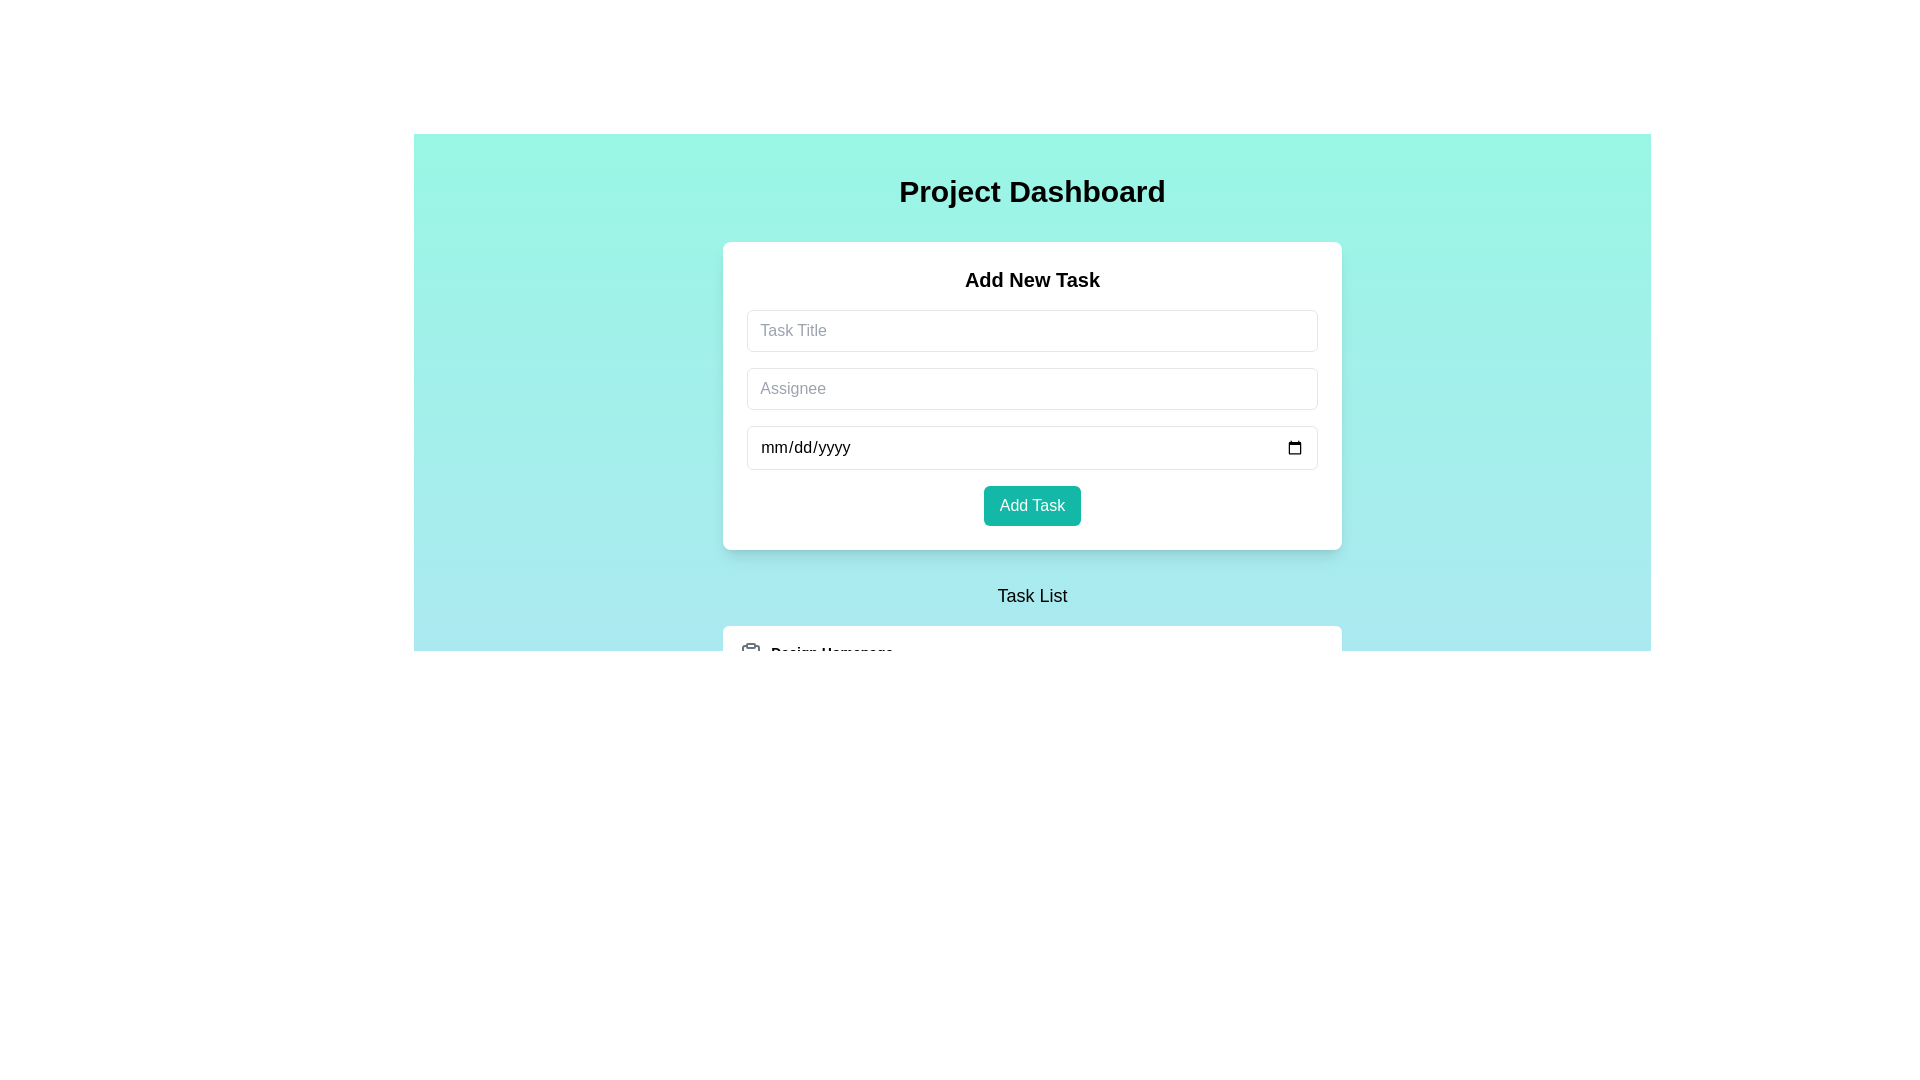 Image resolution: width=1920 pixels, height=1080 pixels. I want to click on the clipboard icon, which is a monochromatic SVG element with rounded corners and positioned to the left of the 'Design Homepage' text in the lower part of the interface under the 'Task List' heading, so click(750, 654).